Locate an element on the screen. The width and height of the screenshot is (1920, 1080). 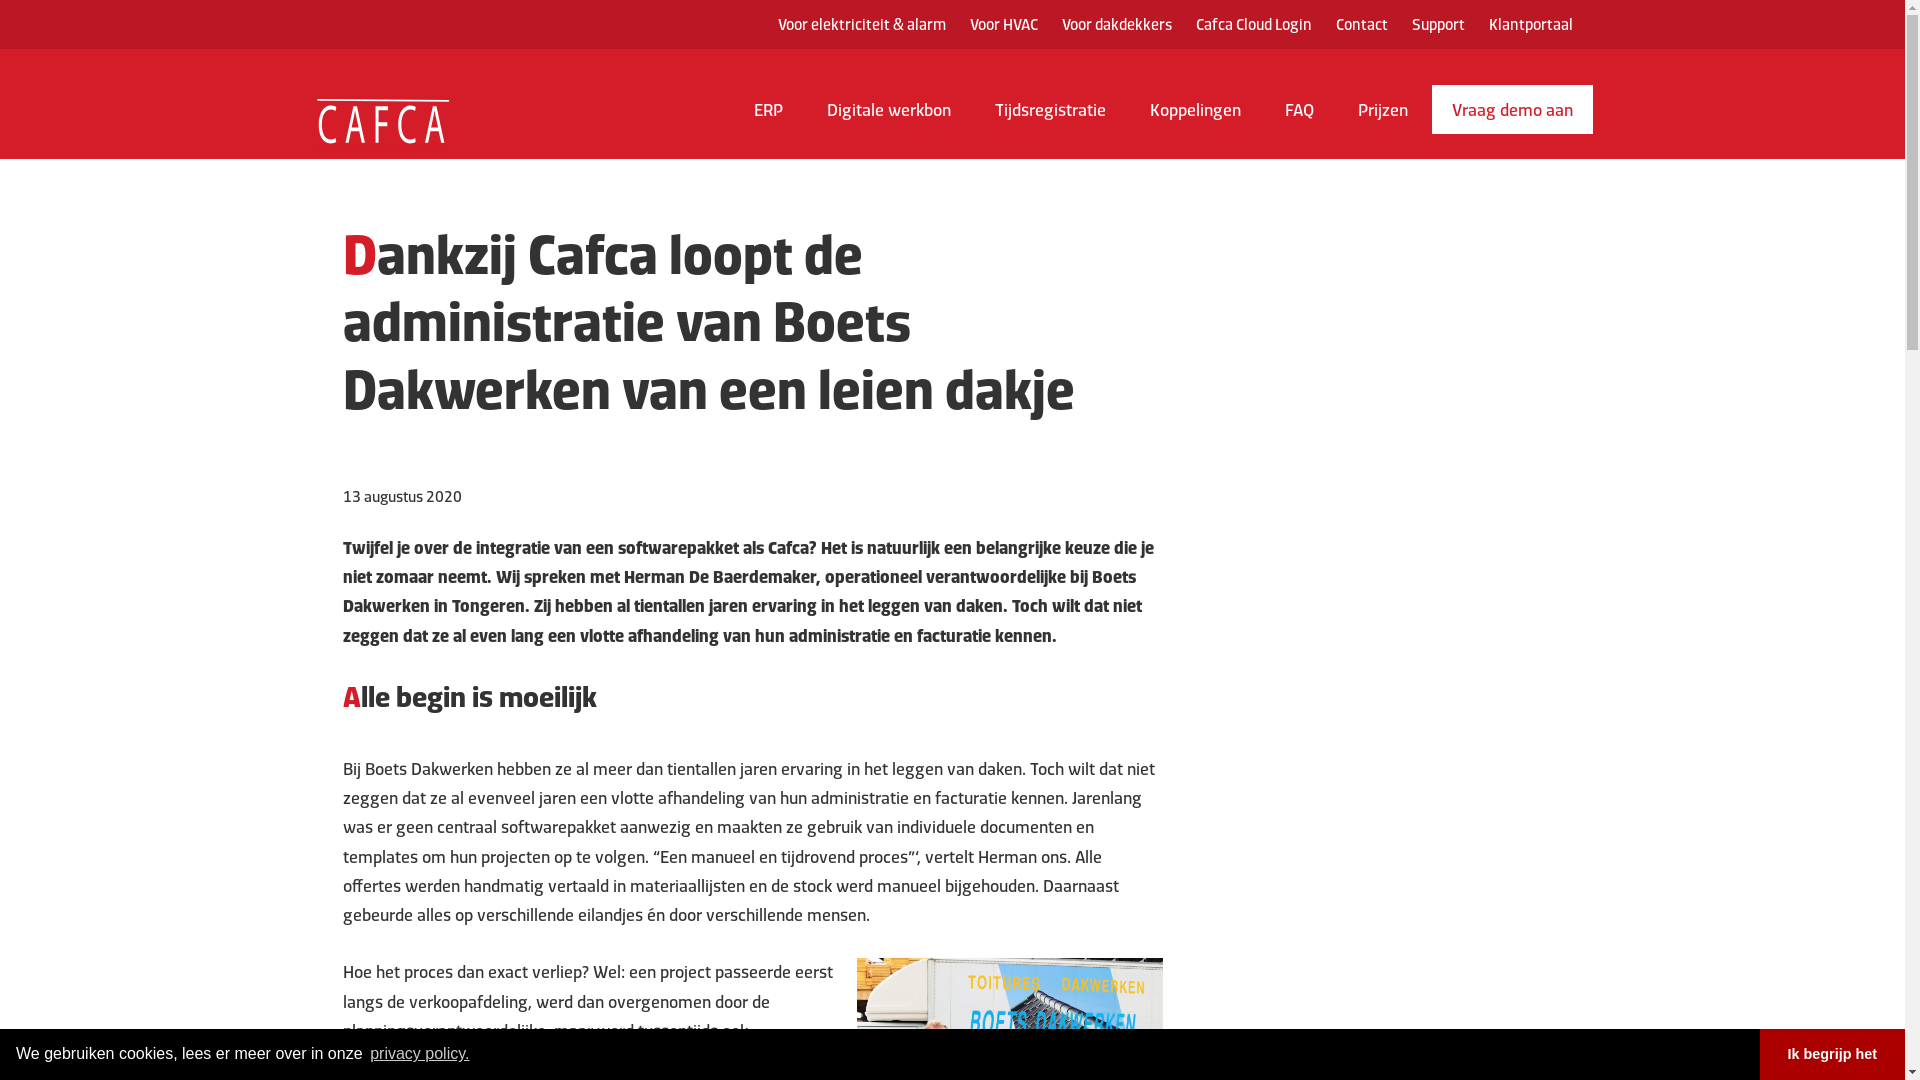
'Voor elektriciteit & alarm' is located at coordinates (862, 24).